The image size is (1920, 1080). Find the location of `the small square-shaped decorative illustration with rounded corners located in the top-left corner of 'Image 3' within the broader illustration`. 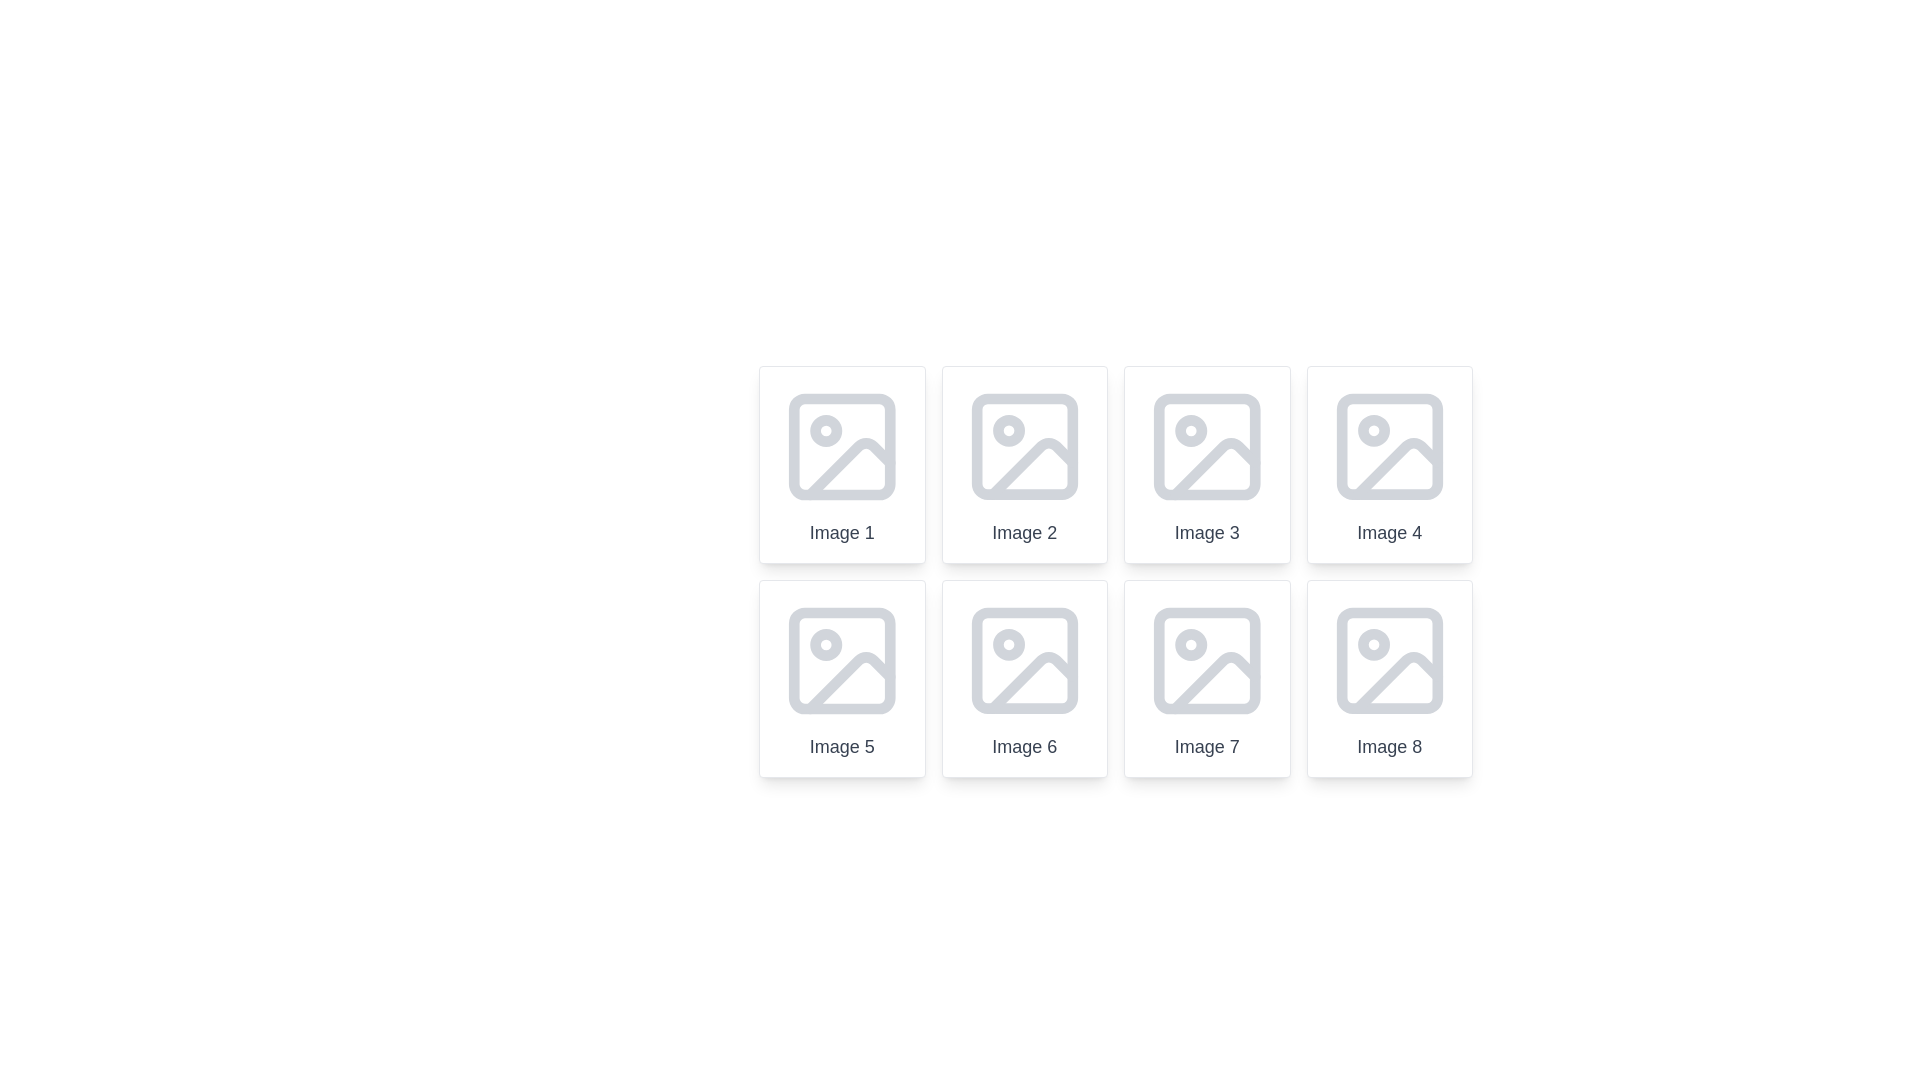

the small square-shaped decorative illustration with rounded corners located in the top-left corner of 'Image 3' within the broader illustration is located at coordinates (1206, 446).